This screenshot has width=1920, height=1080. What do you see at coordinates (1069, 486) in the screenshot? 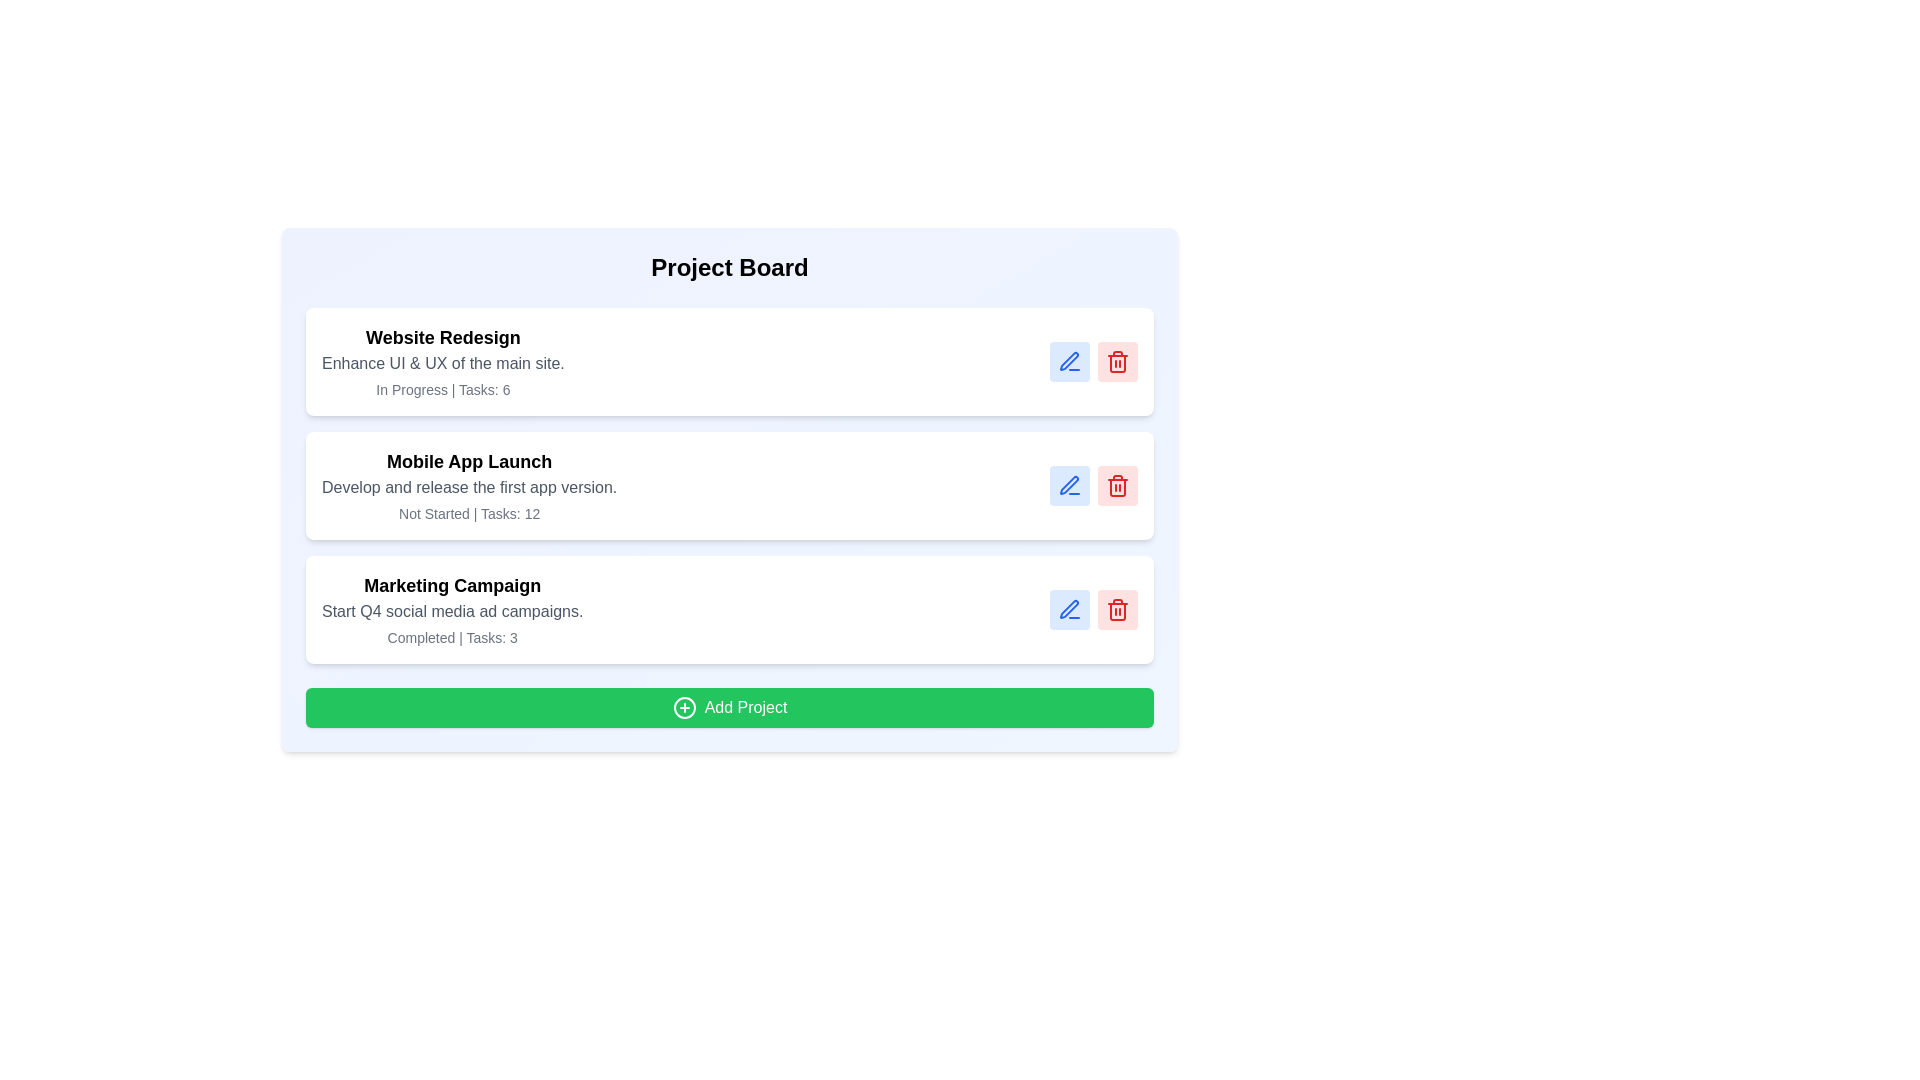
I see `the edit button for the project 'Mobile App Launch'` at bounding box center [1069, 486].